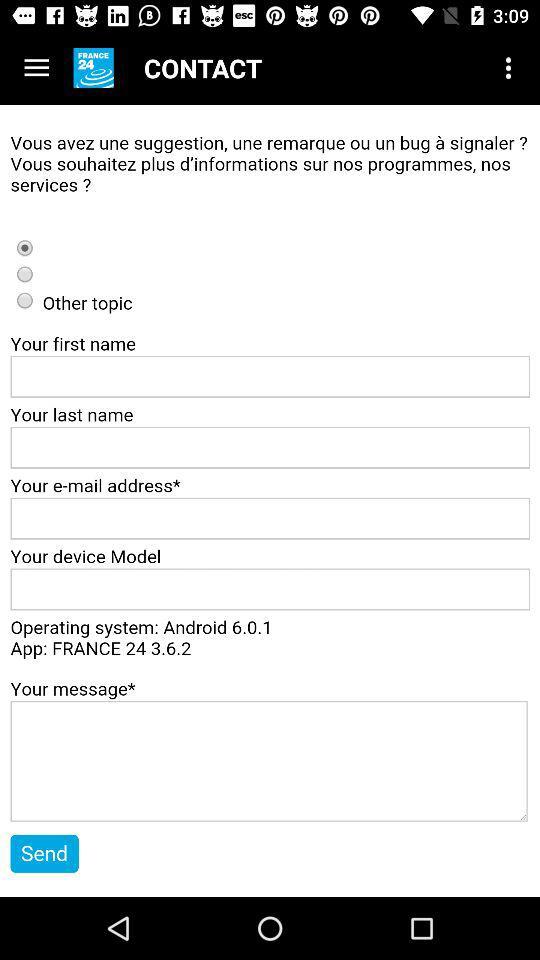 This screenshot has width=540, height=960. What do you see at coordinates (270, 500) in the screenshot?
I see `click entire workspace` at bounding box center [270, 500].